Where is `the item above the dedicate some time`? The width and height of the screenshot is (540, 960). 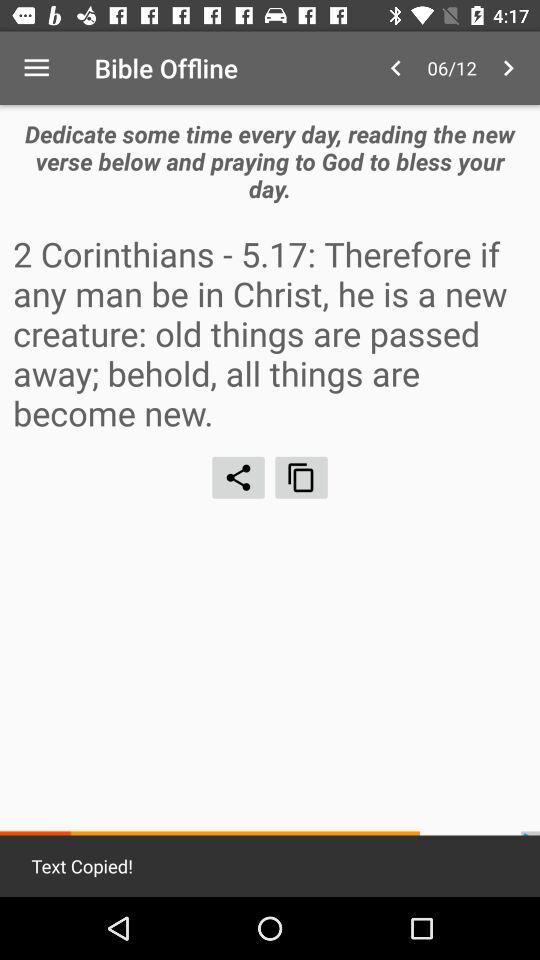
the item above the dedicate some time is located at coordinates (36, 68).